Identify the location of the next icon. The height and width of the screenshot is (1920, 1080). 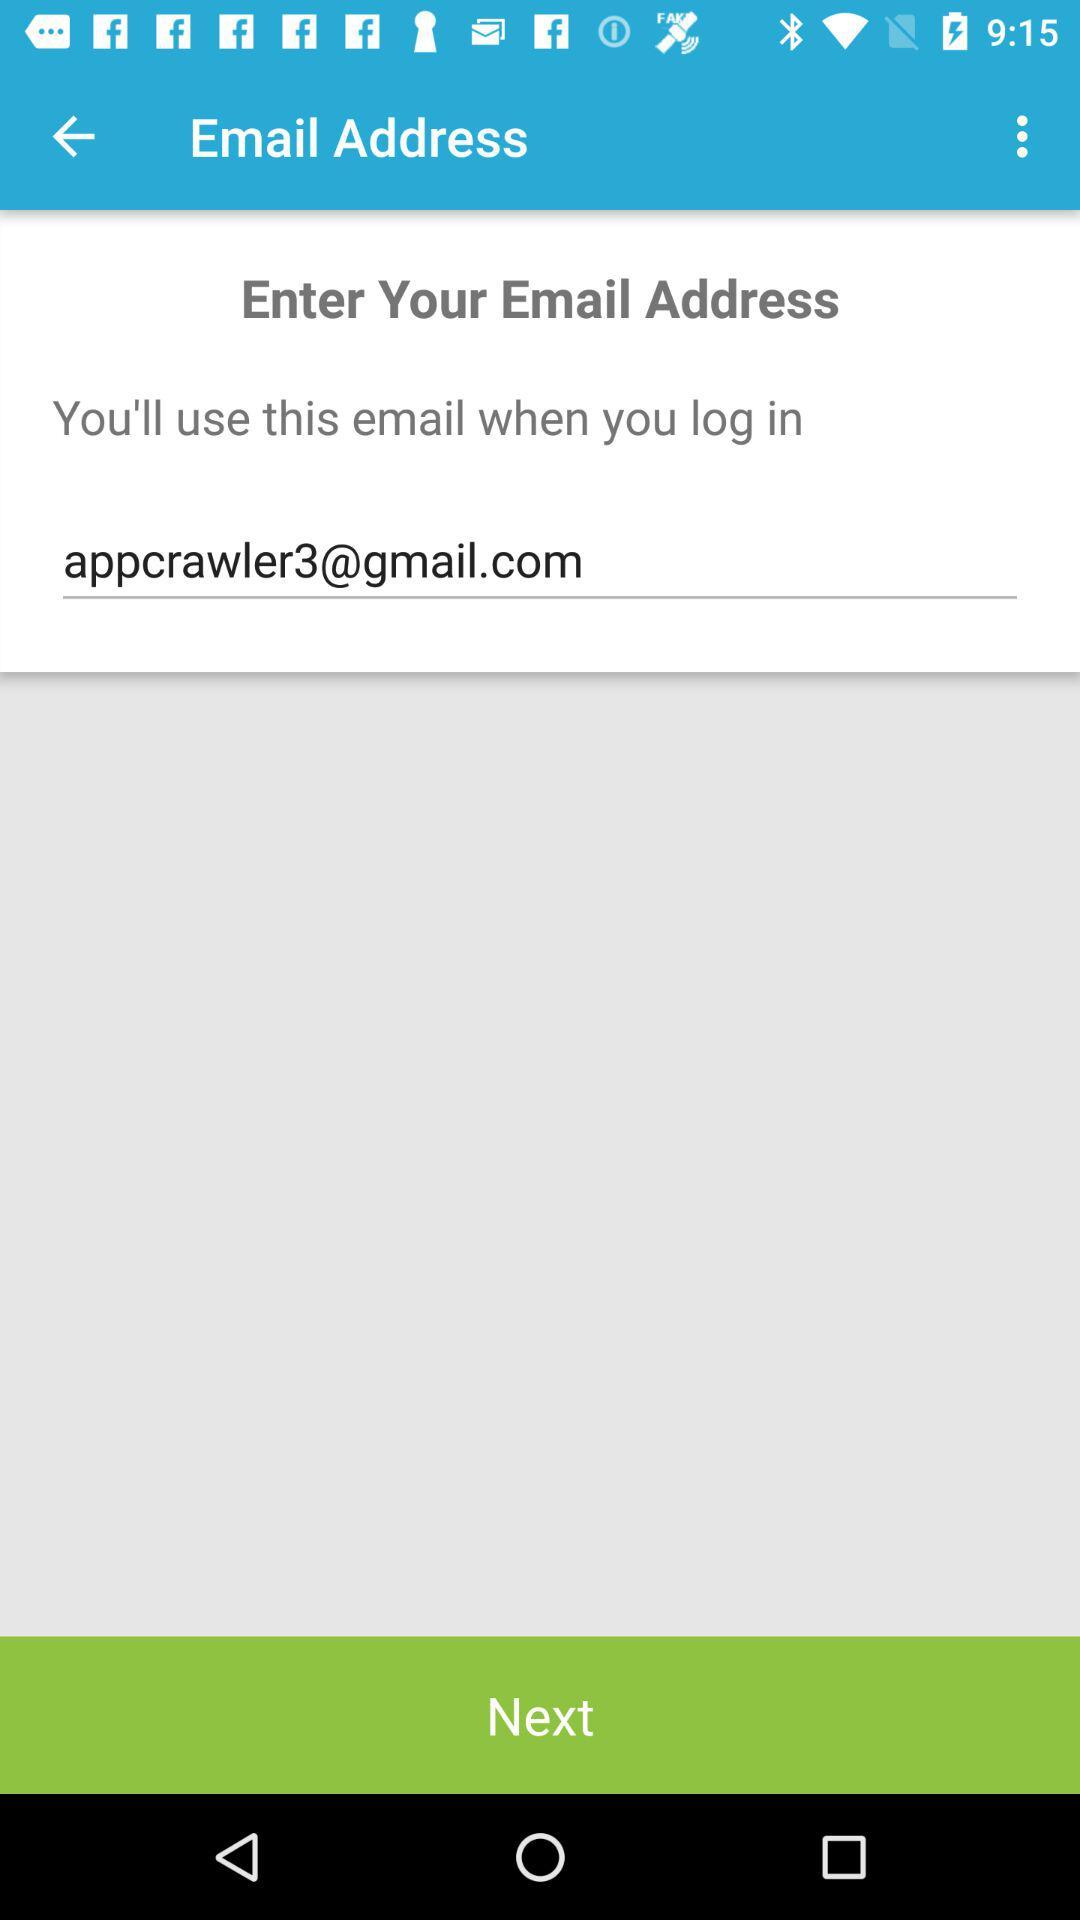
(540, 1714).